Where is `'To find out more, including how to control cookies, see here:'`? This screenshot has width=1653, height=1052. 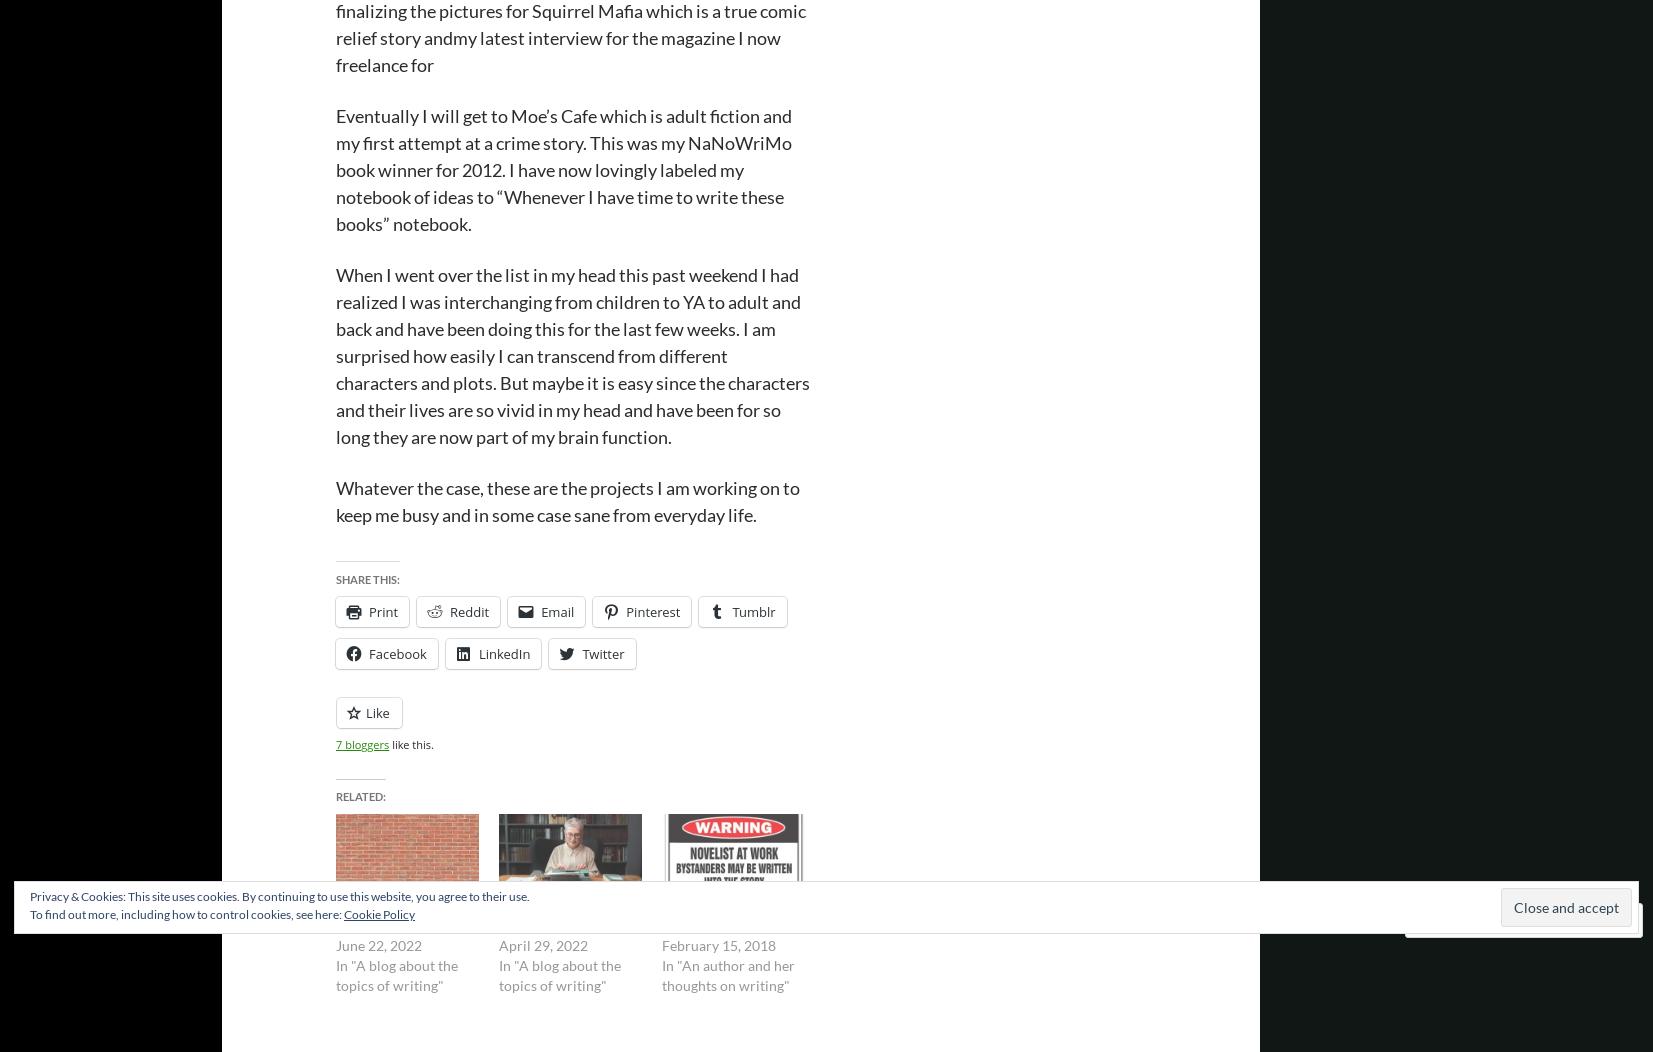
'To find out more, including how to control cookies, see here:' is located at coordinates (185, 914).